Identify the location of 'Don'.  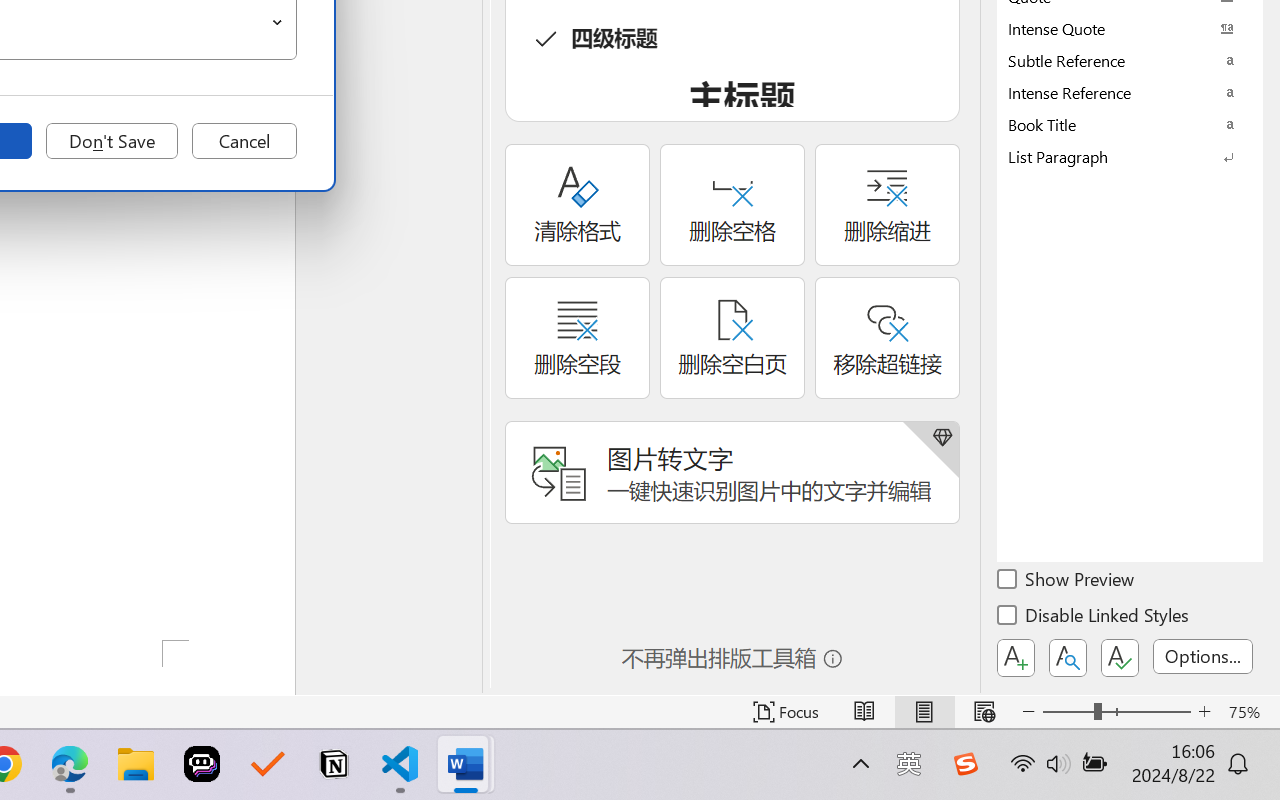
(111, 141).